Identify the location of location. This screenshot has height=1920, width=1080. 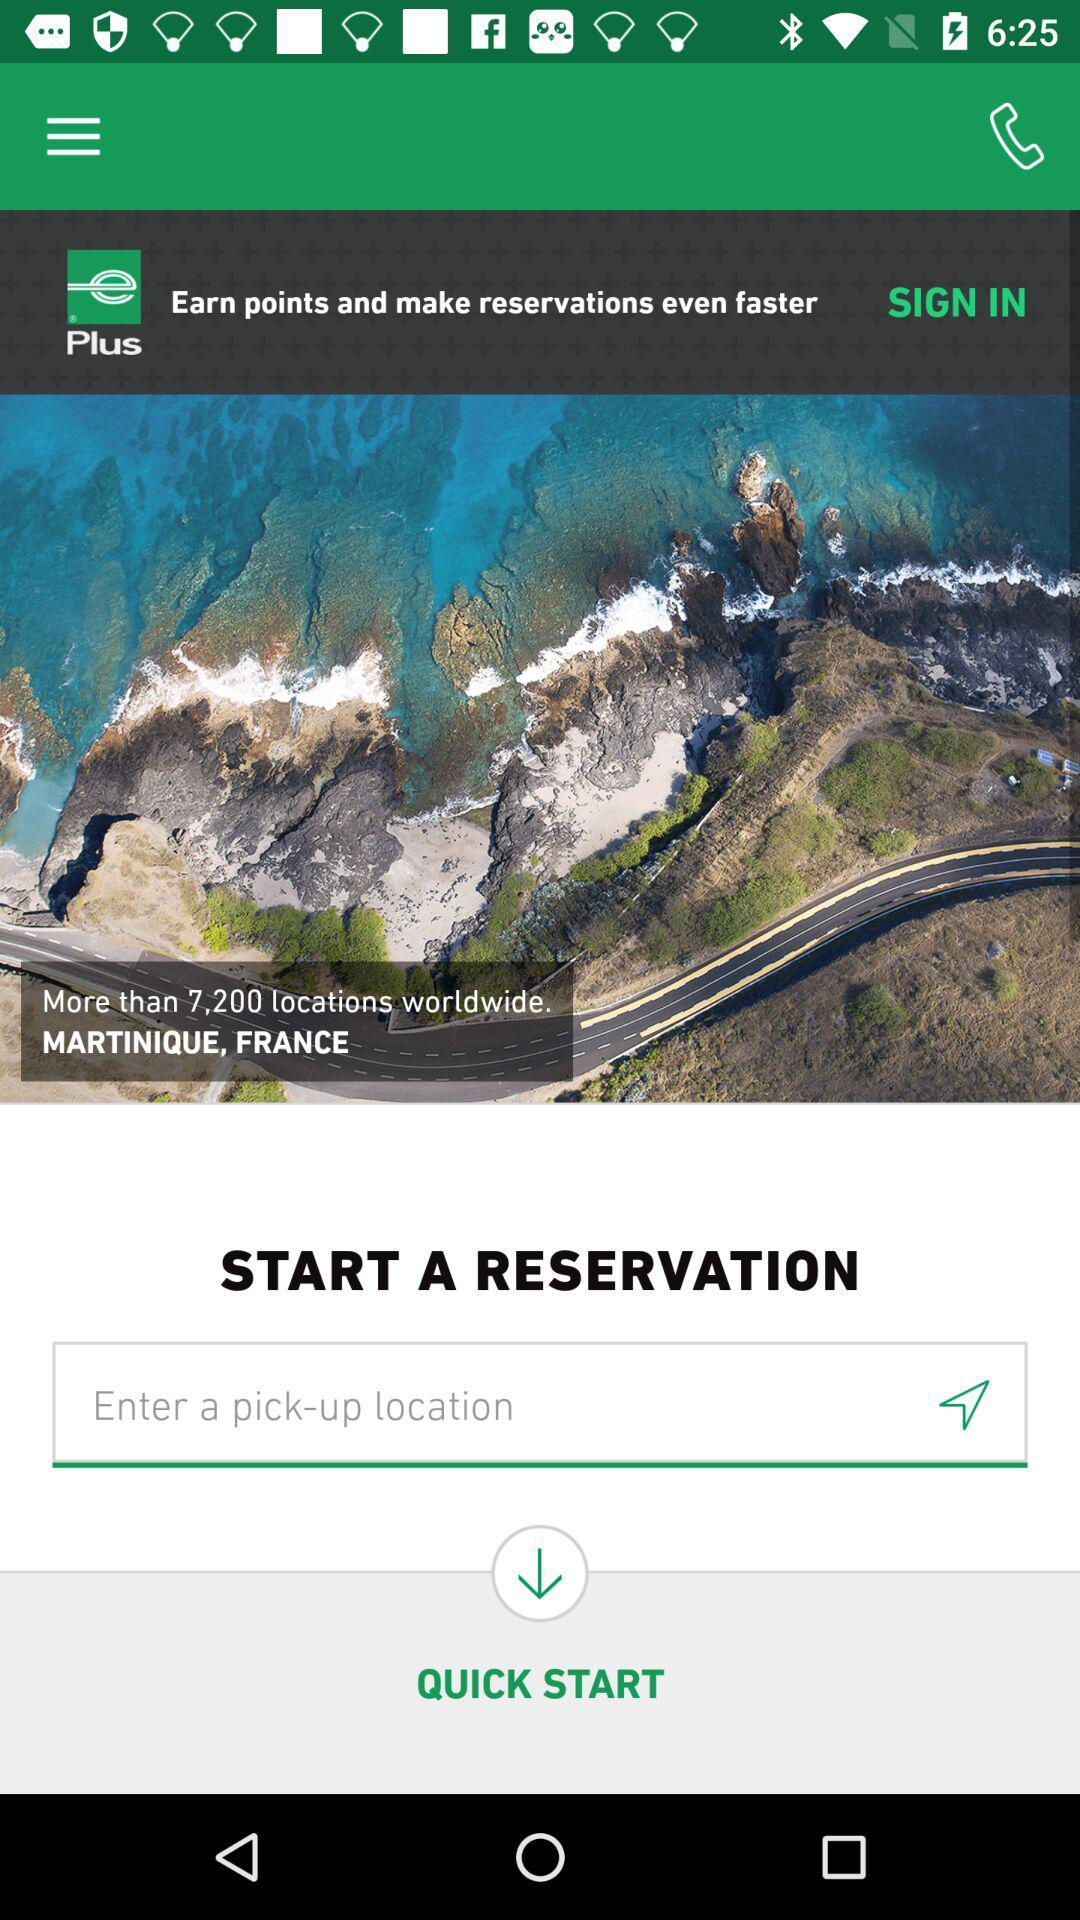
(444, 1403).